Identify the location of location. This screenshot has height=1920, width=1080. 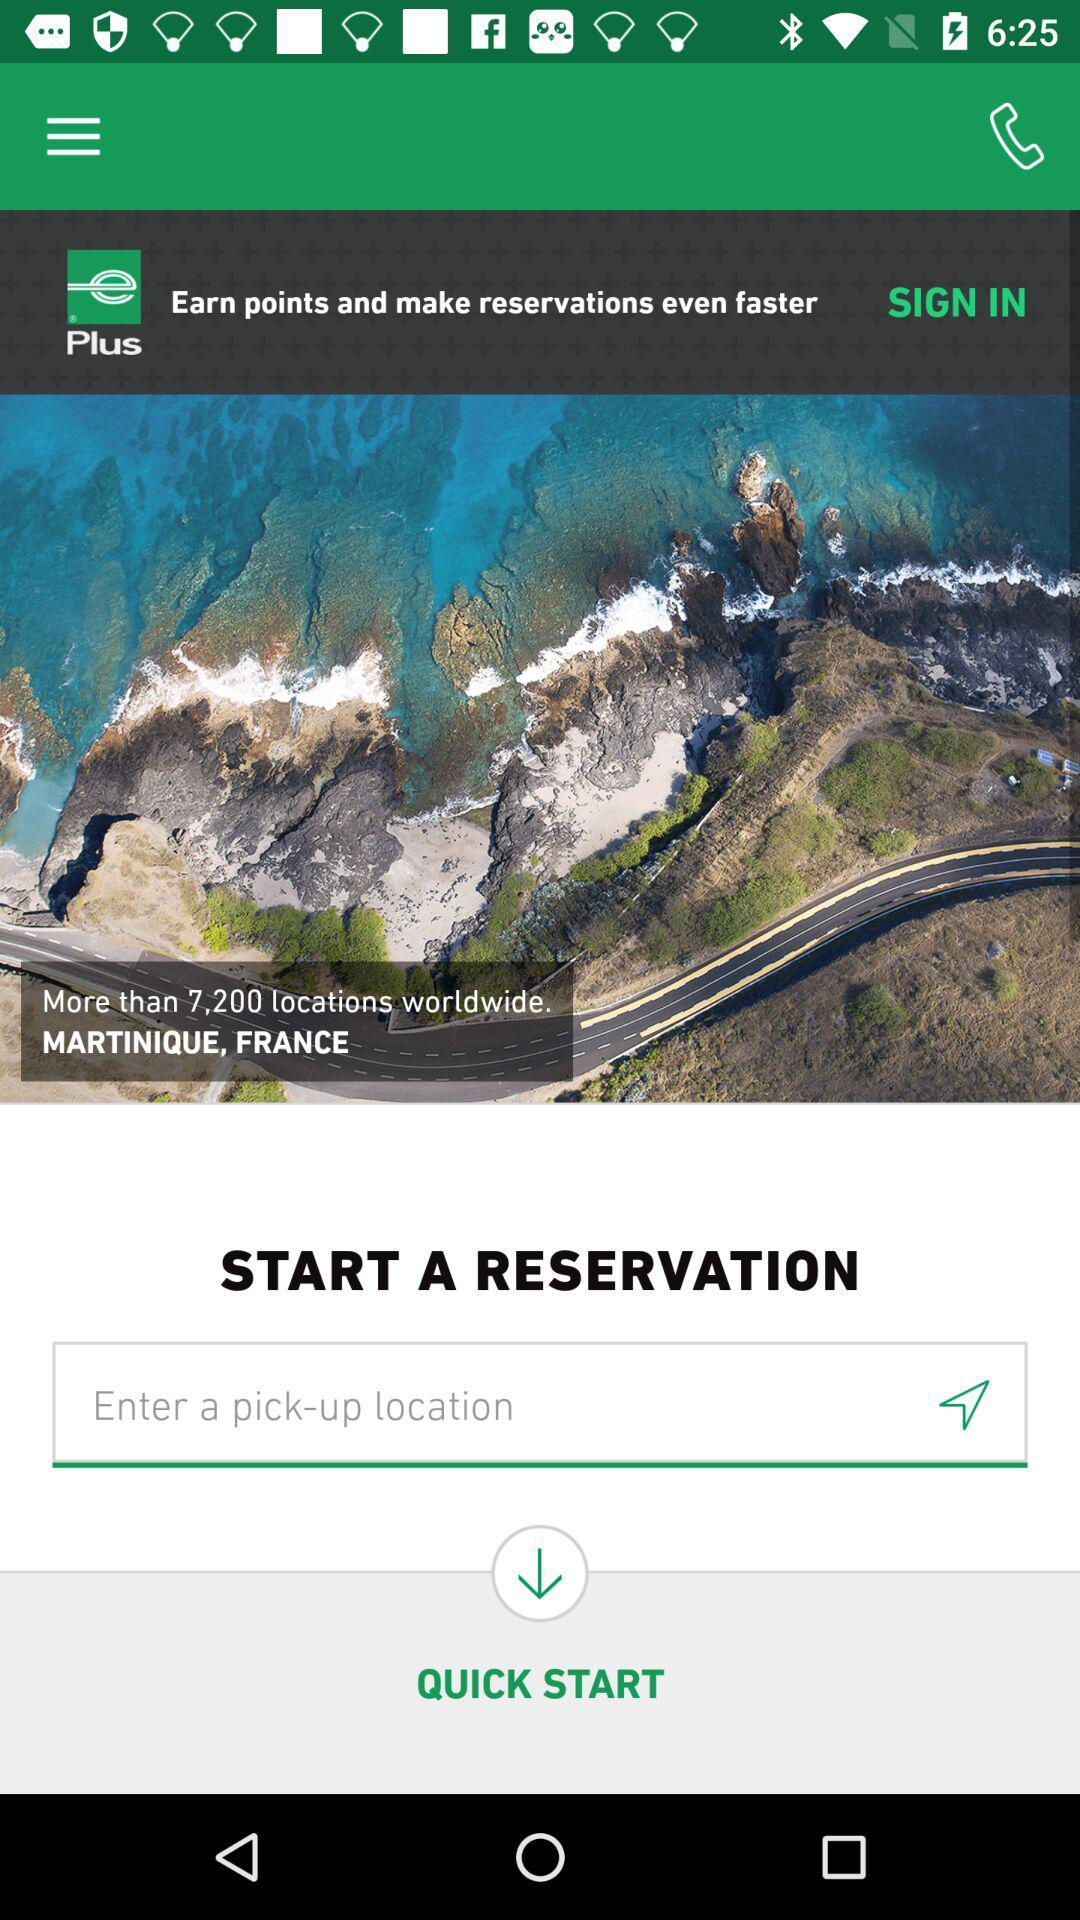
(444, 1403).